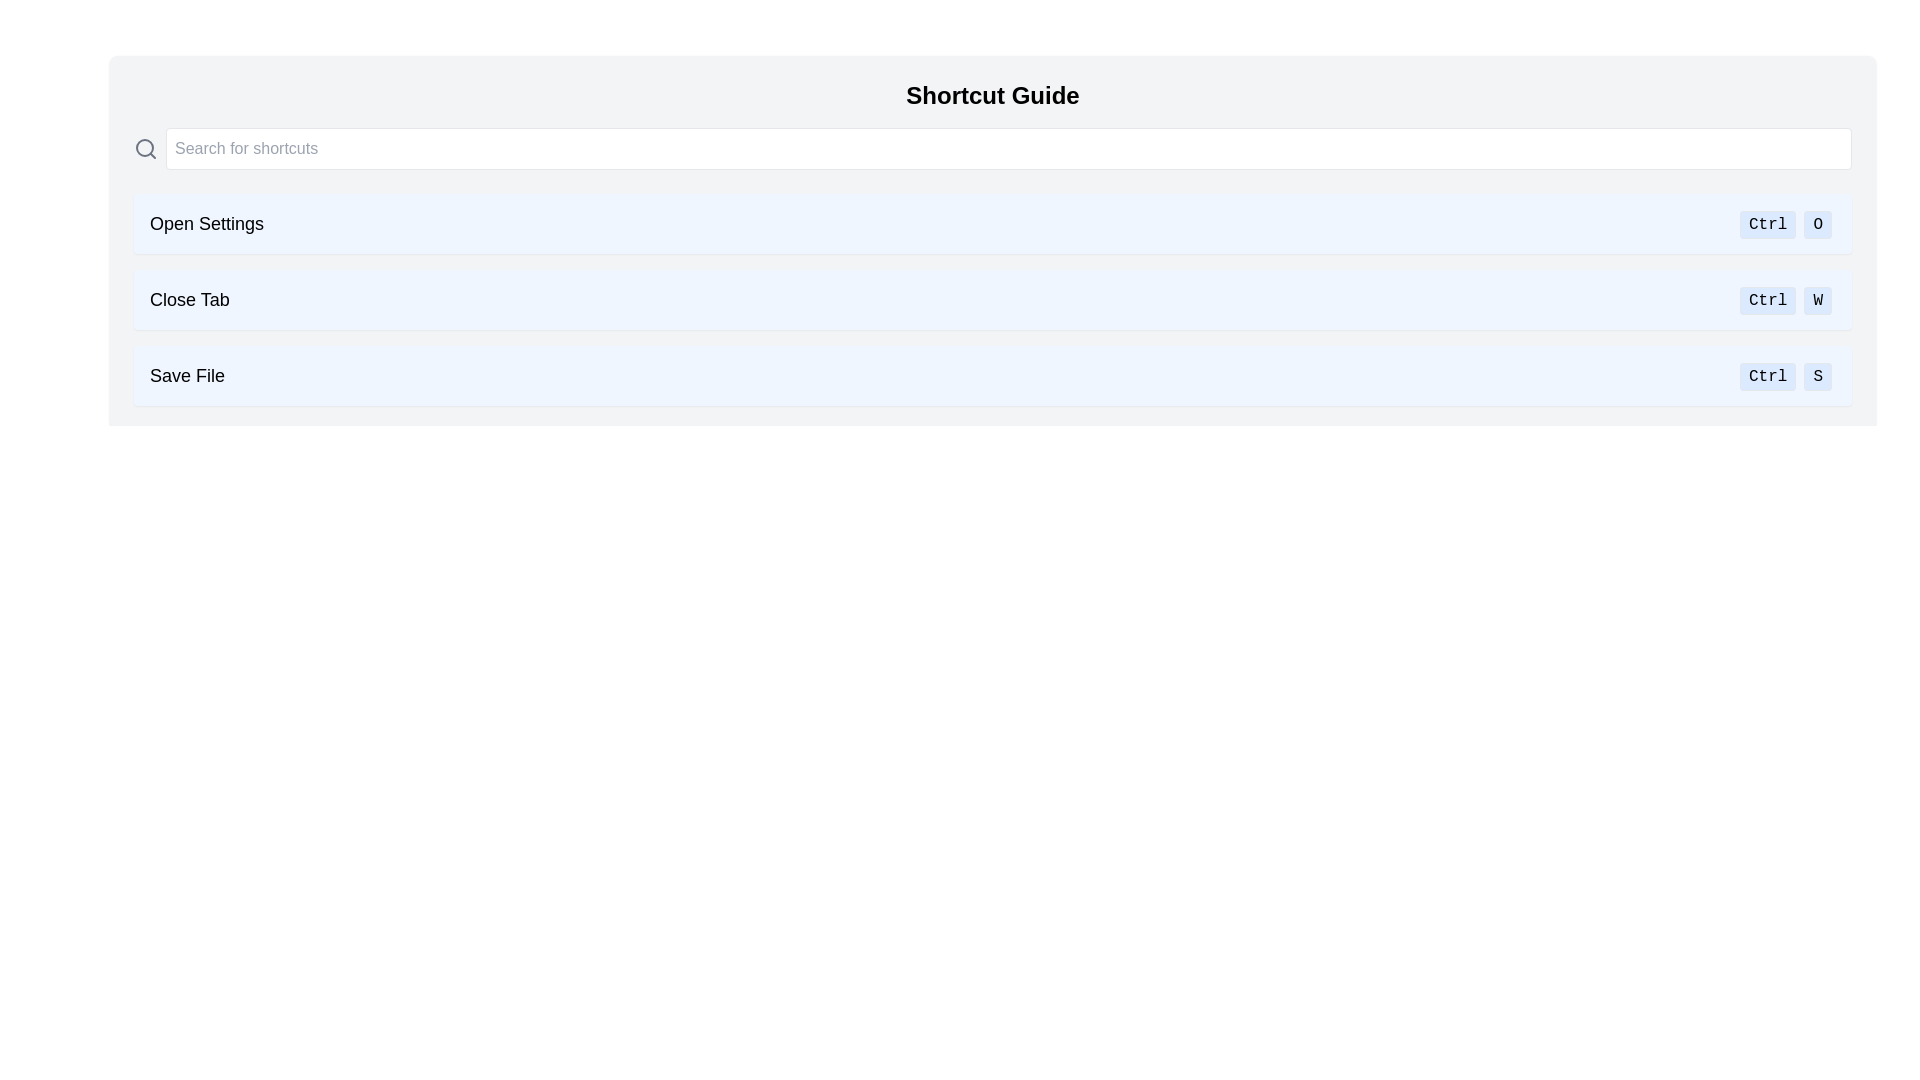  Describe the element at coordinates (1785, 223) in the screenshot. I see `the shortcut indicator for the 'Open Settings' action, which indicates the keyboard shortcut 'Ctrl + O', located at the far right side of the corresponding row` at that location.